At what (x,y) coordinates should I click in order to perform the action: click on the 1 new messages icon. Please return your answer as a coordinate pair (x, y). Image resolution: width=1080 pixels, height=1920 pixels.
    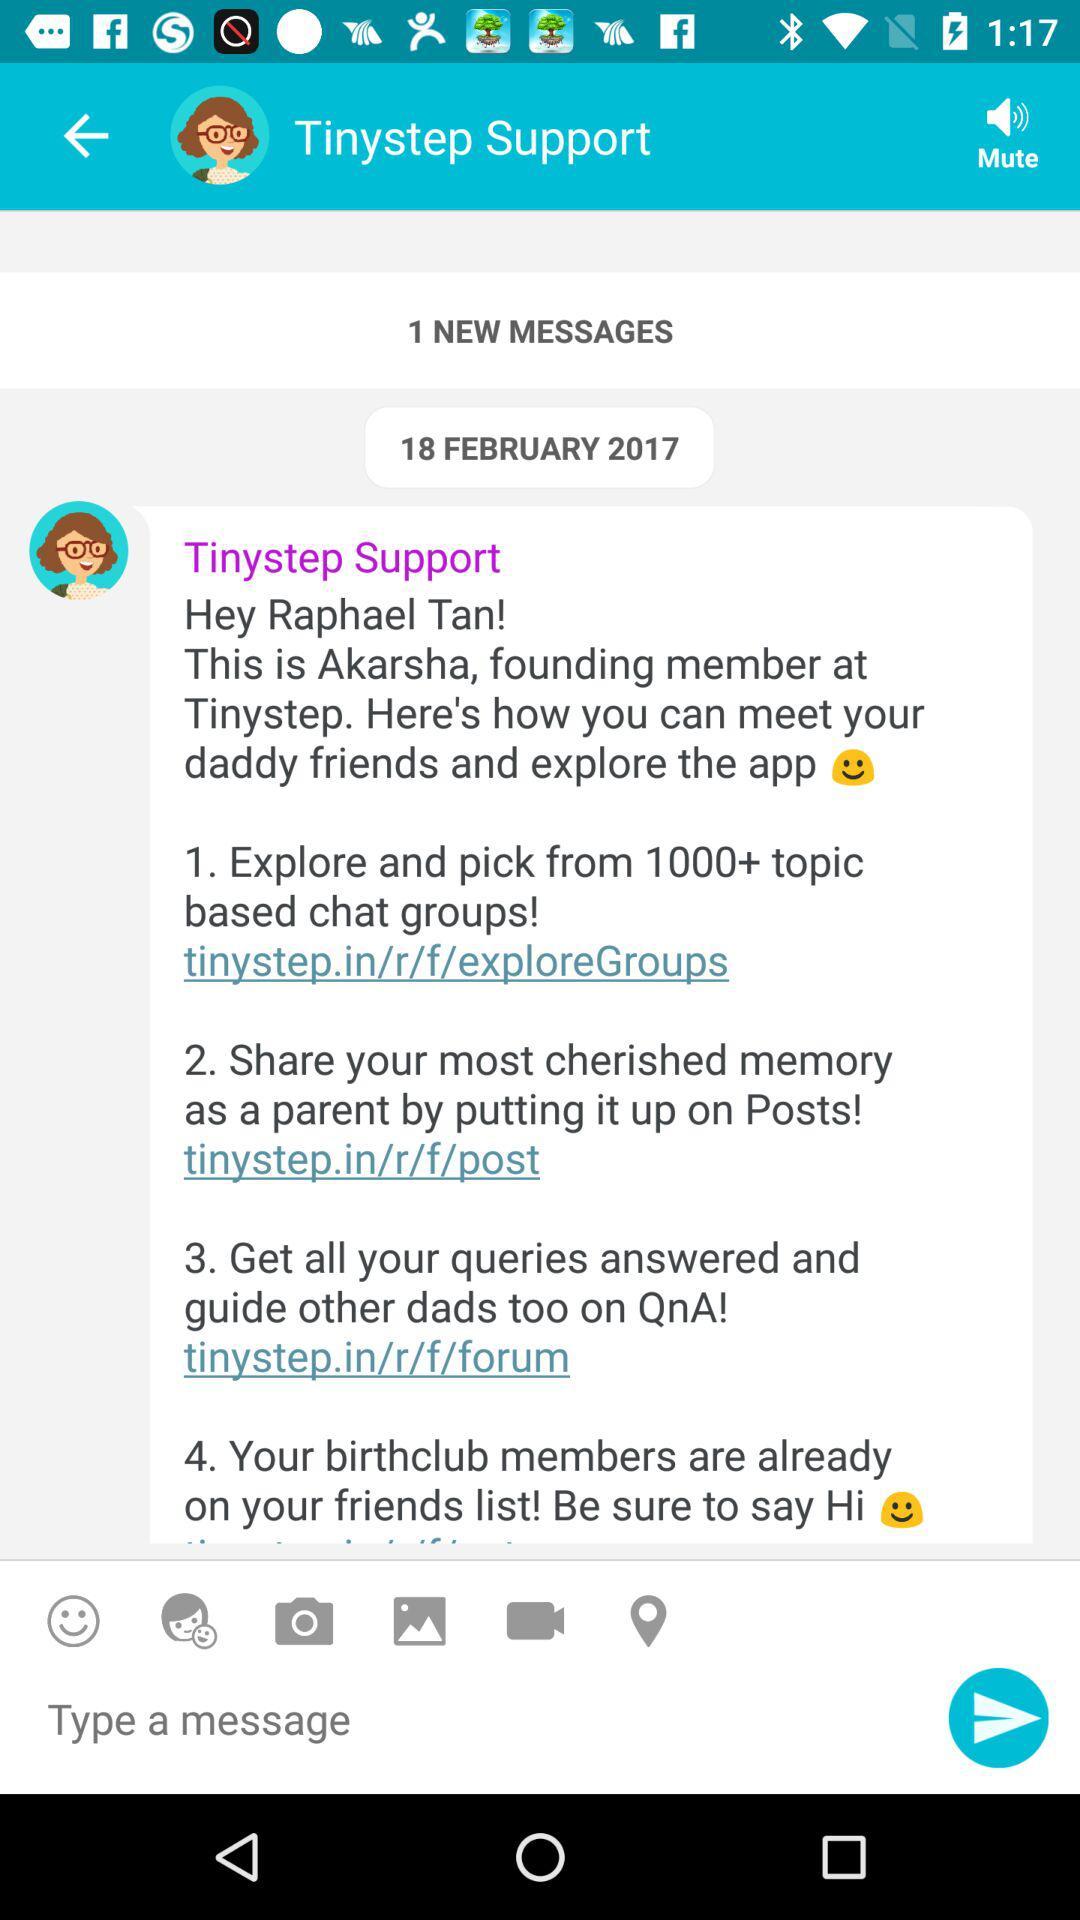
    Looking at the image, I should click on (540, 330).